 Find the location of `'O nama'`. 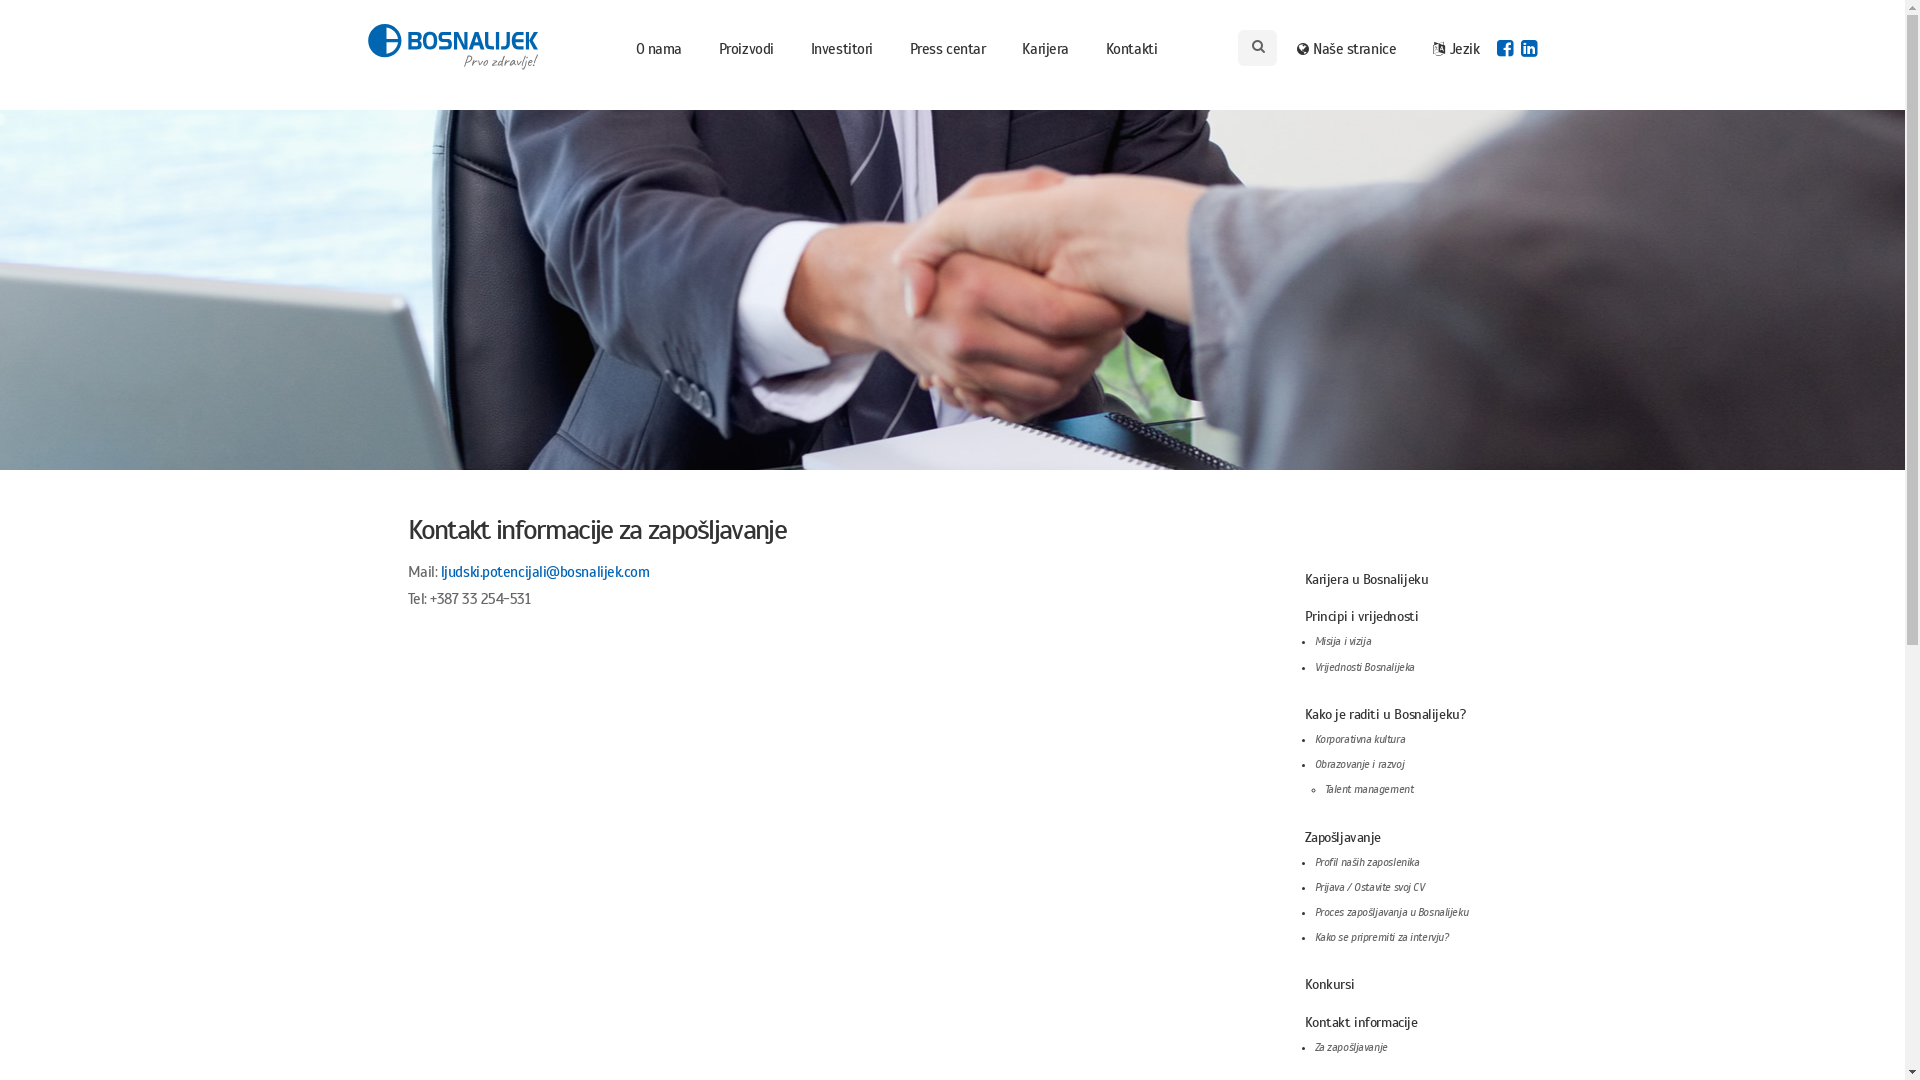

'O nama' is located at coordinates (634, 48).